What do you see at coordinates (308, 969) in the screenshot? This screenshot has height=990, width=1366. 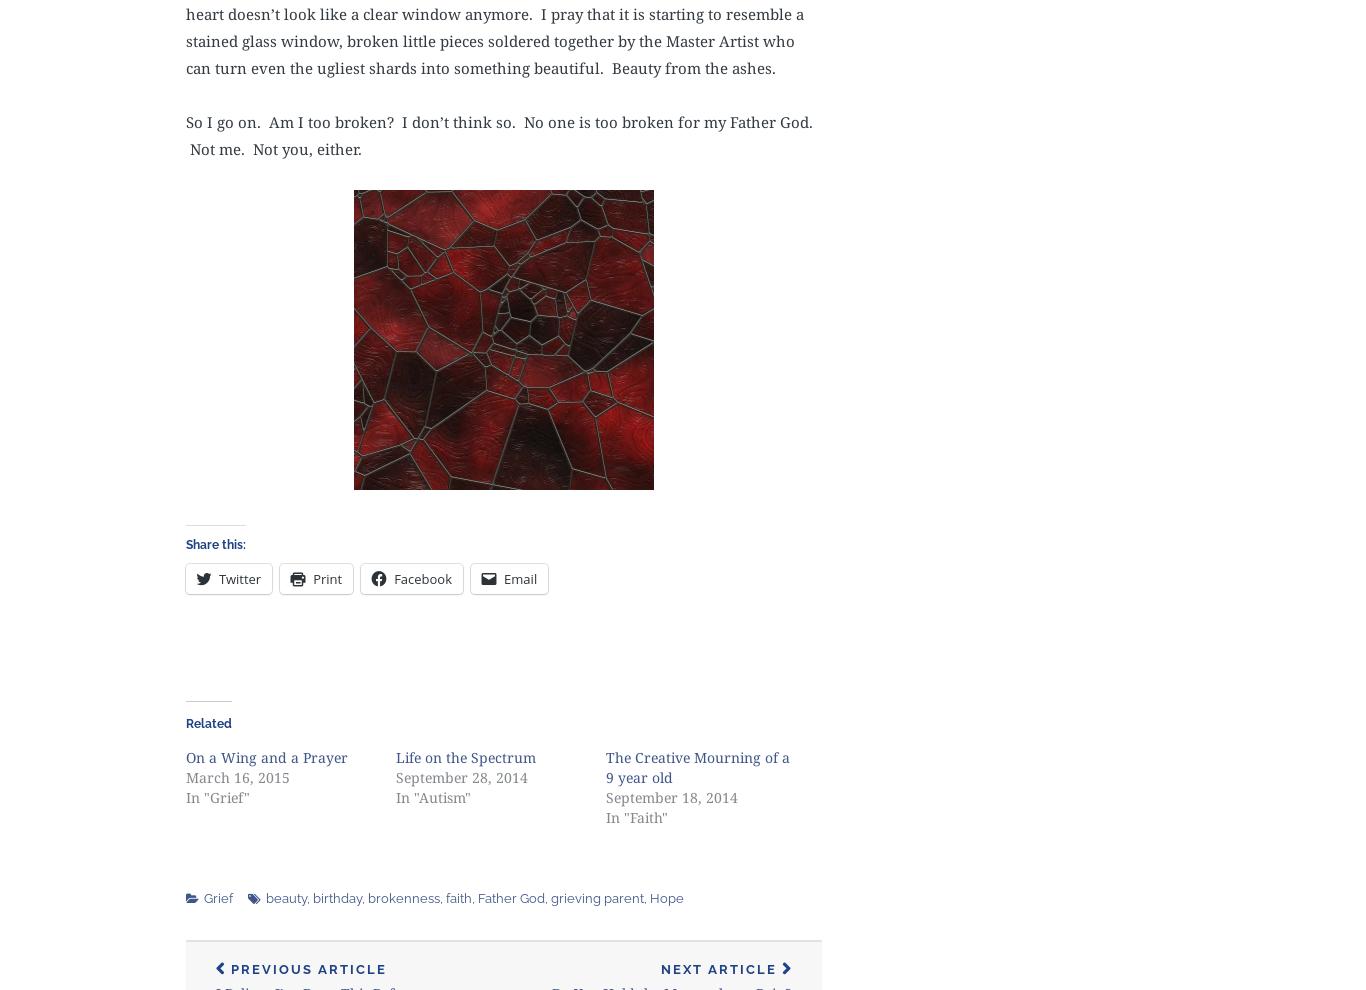 I see `'Previous Article'` at bounding box center [308, 969].